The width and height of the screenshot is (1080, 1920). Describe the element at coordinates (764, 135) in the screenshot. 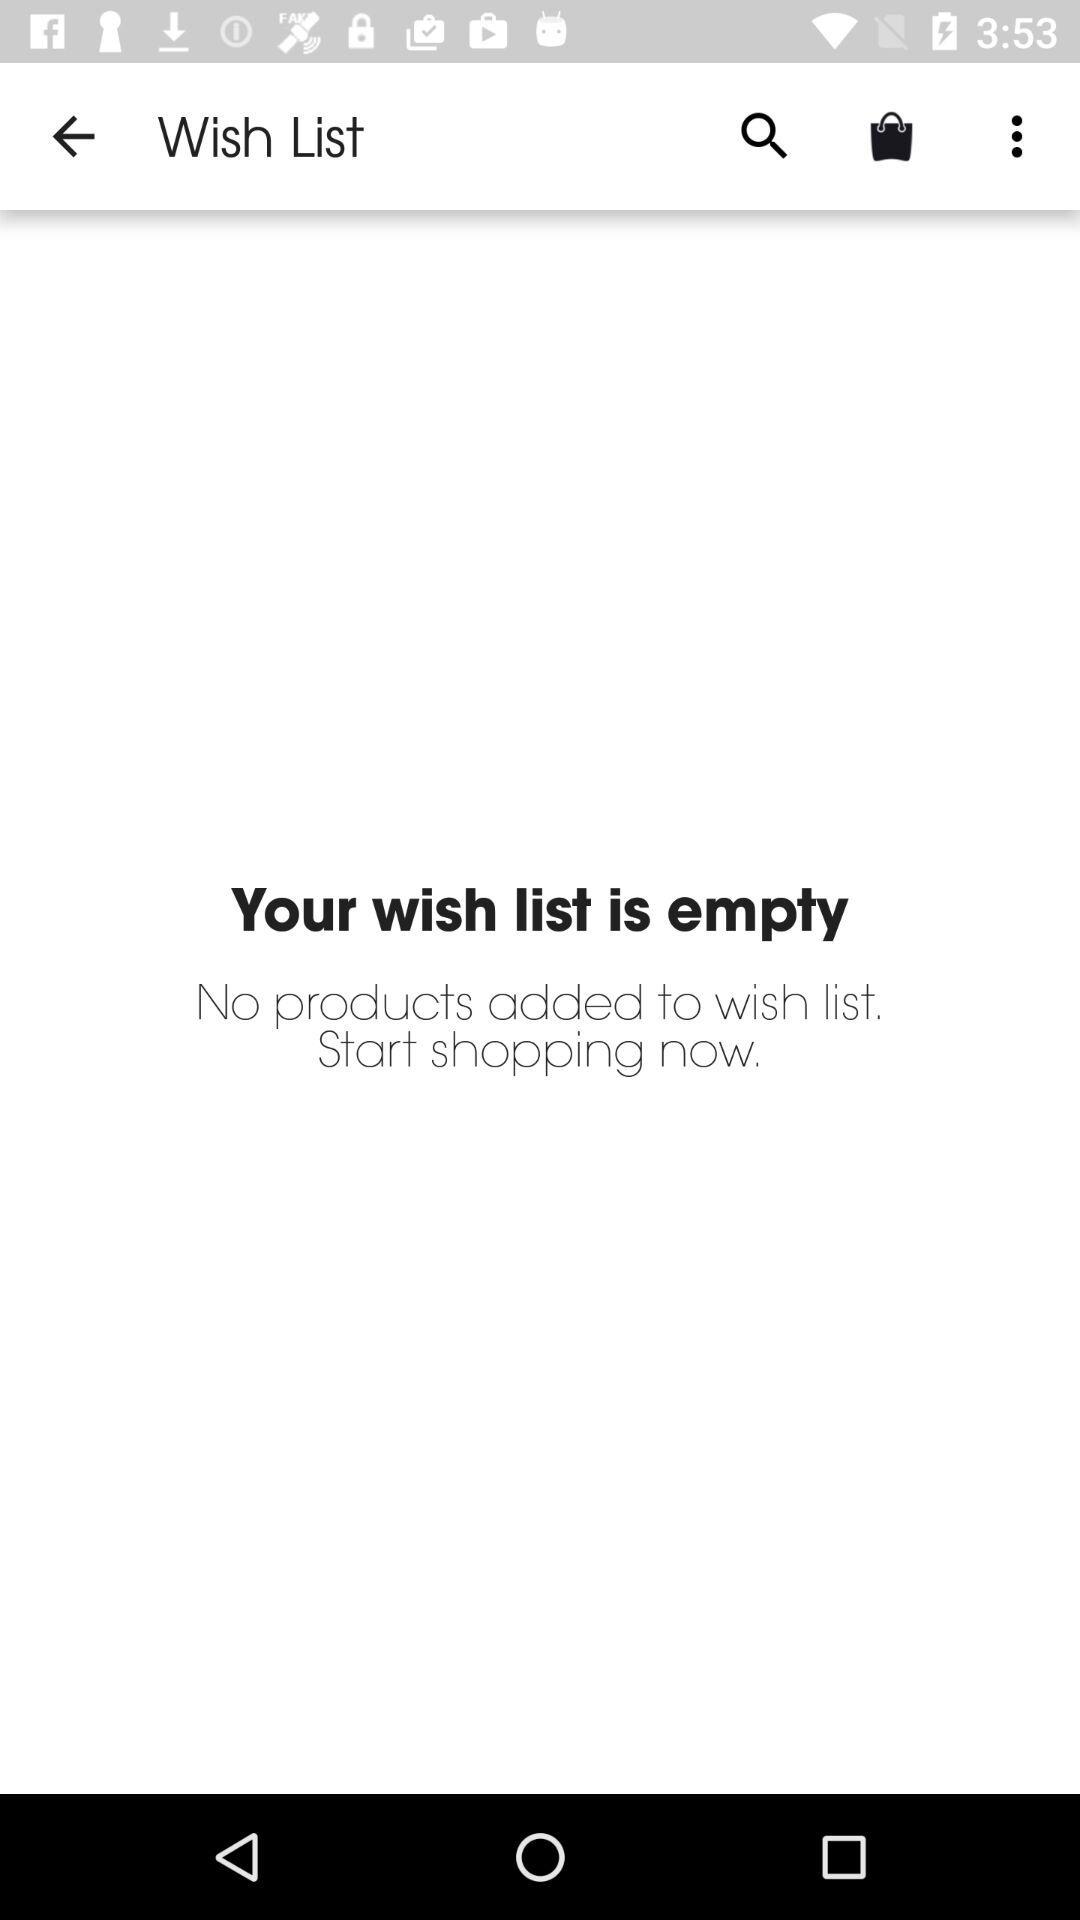

I see `app next to the wish list item` at that location.